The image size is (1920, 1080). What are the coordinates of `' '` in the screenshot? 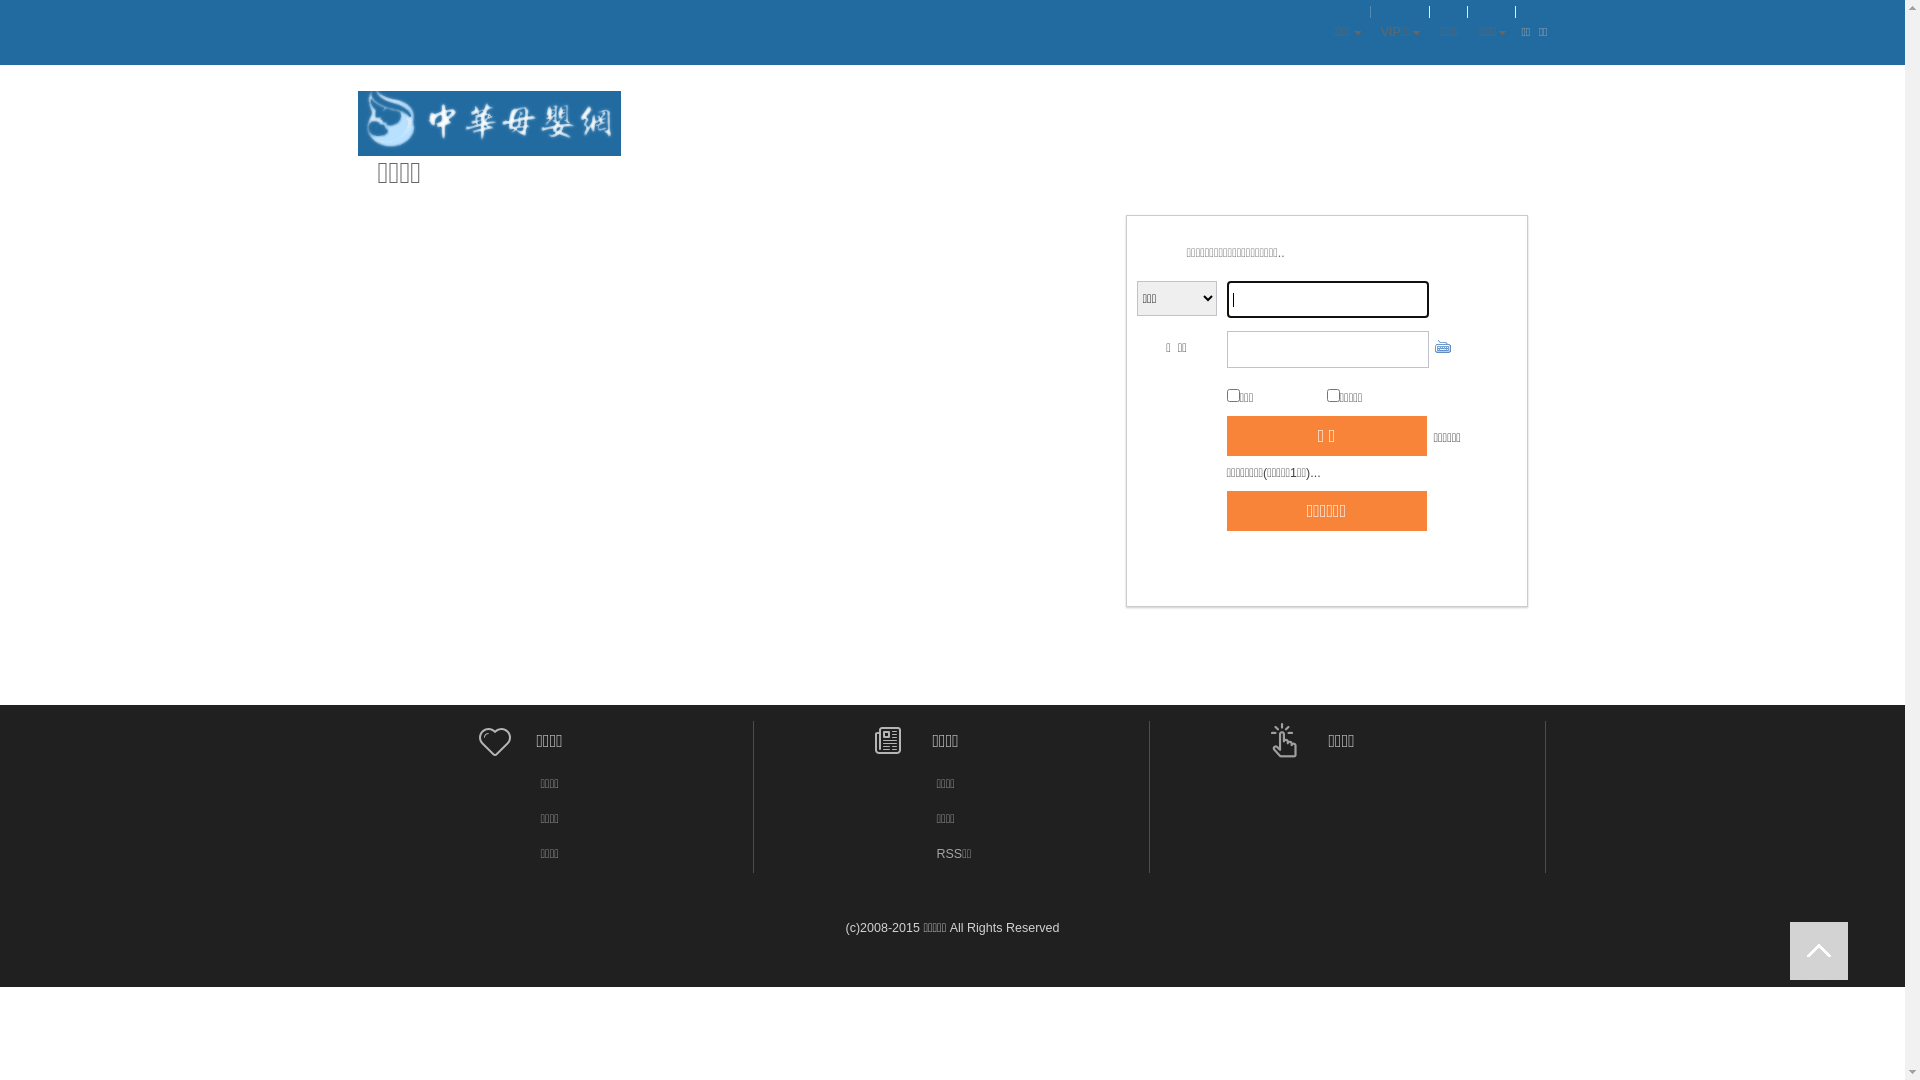 It's located at (1819, 950).